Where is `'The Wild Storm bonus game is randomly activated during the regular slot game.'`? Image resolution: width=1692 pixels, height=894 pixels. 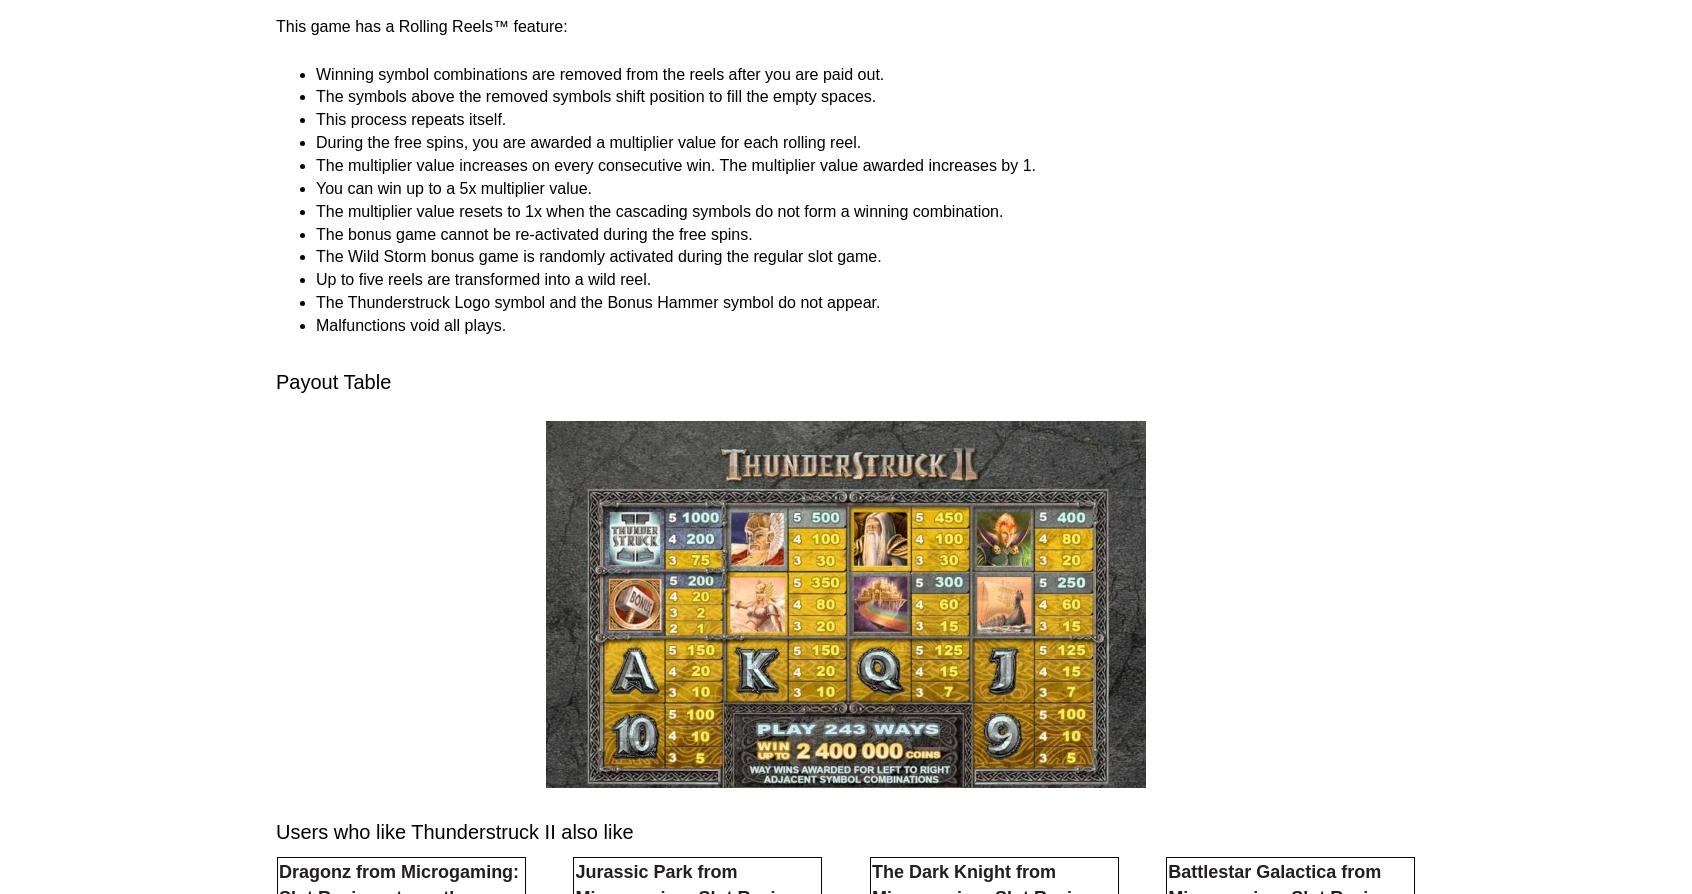
'The Wild Storm bonus game is randomly activated during the regular slot game.' is located at coordinates (597, 507).